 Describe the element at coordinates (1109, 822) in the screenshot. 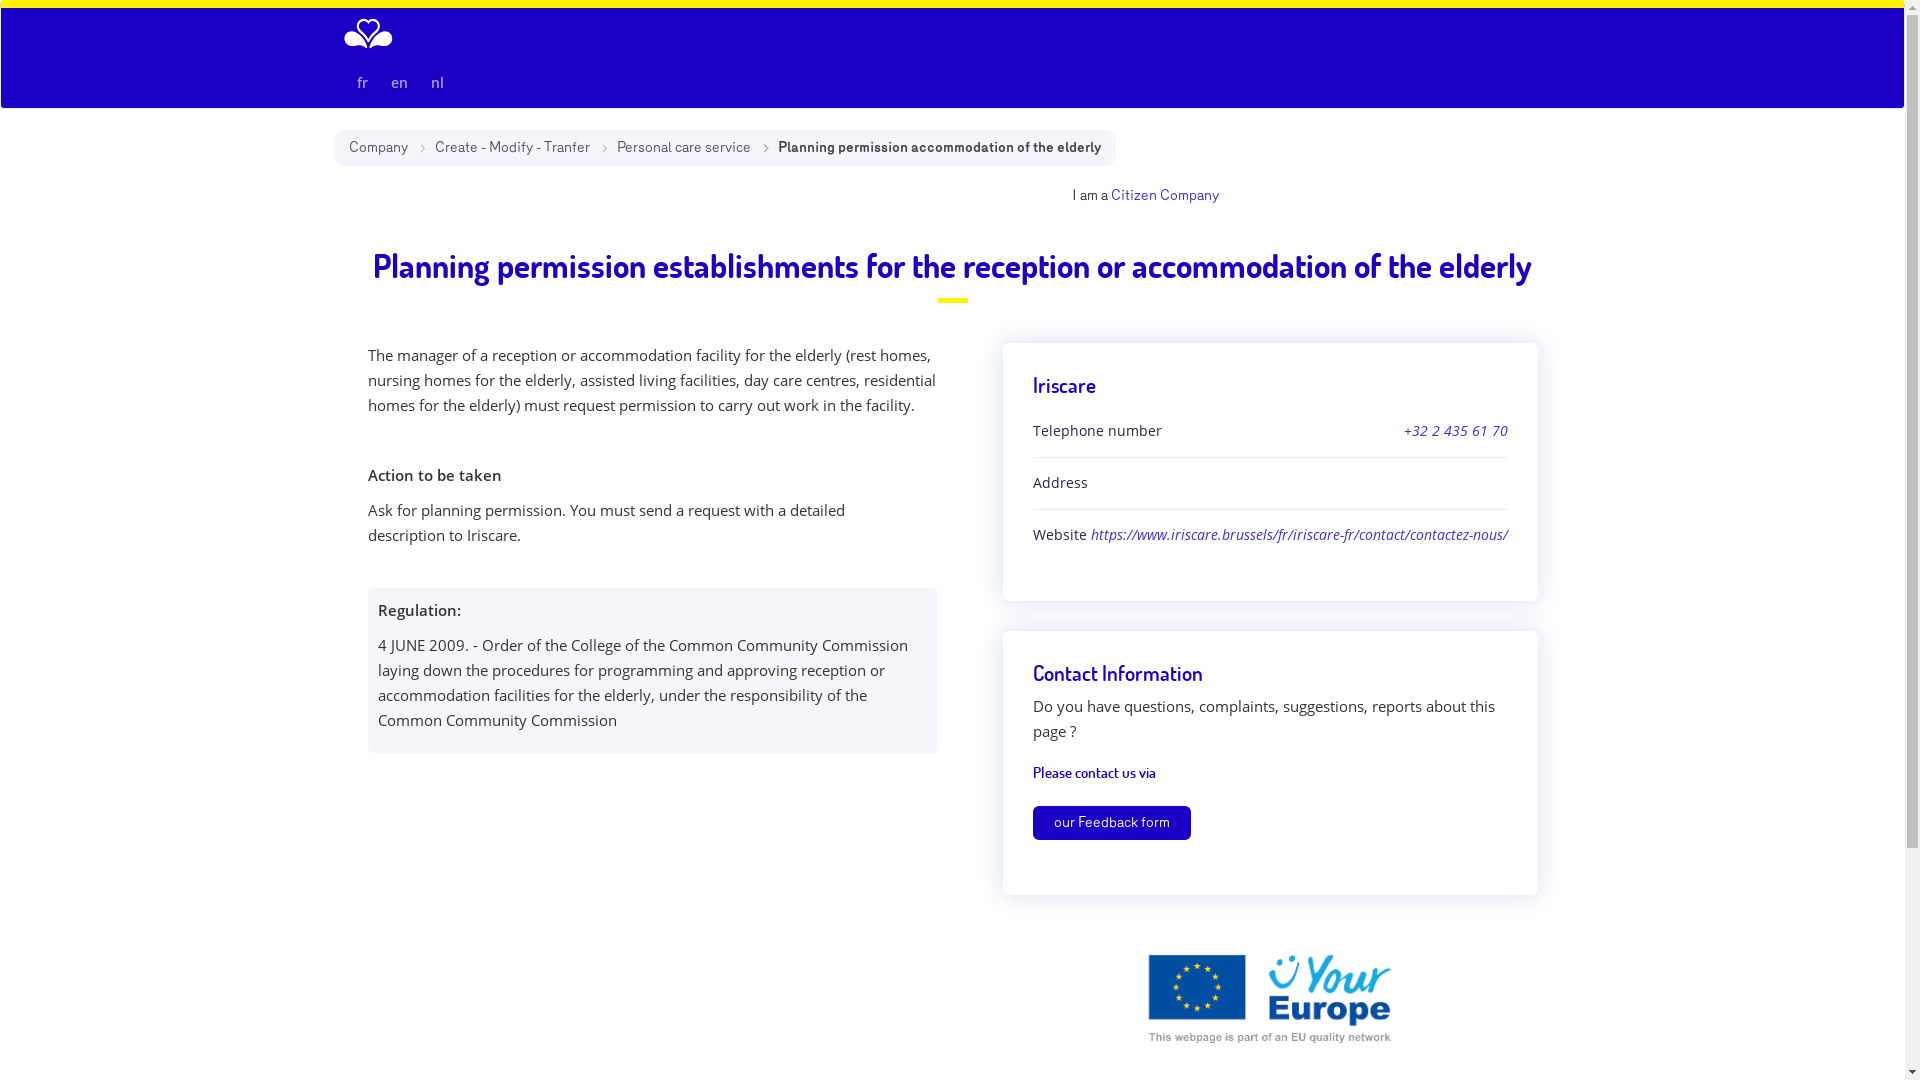

I see `'our Feedback form'` at that location.